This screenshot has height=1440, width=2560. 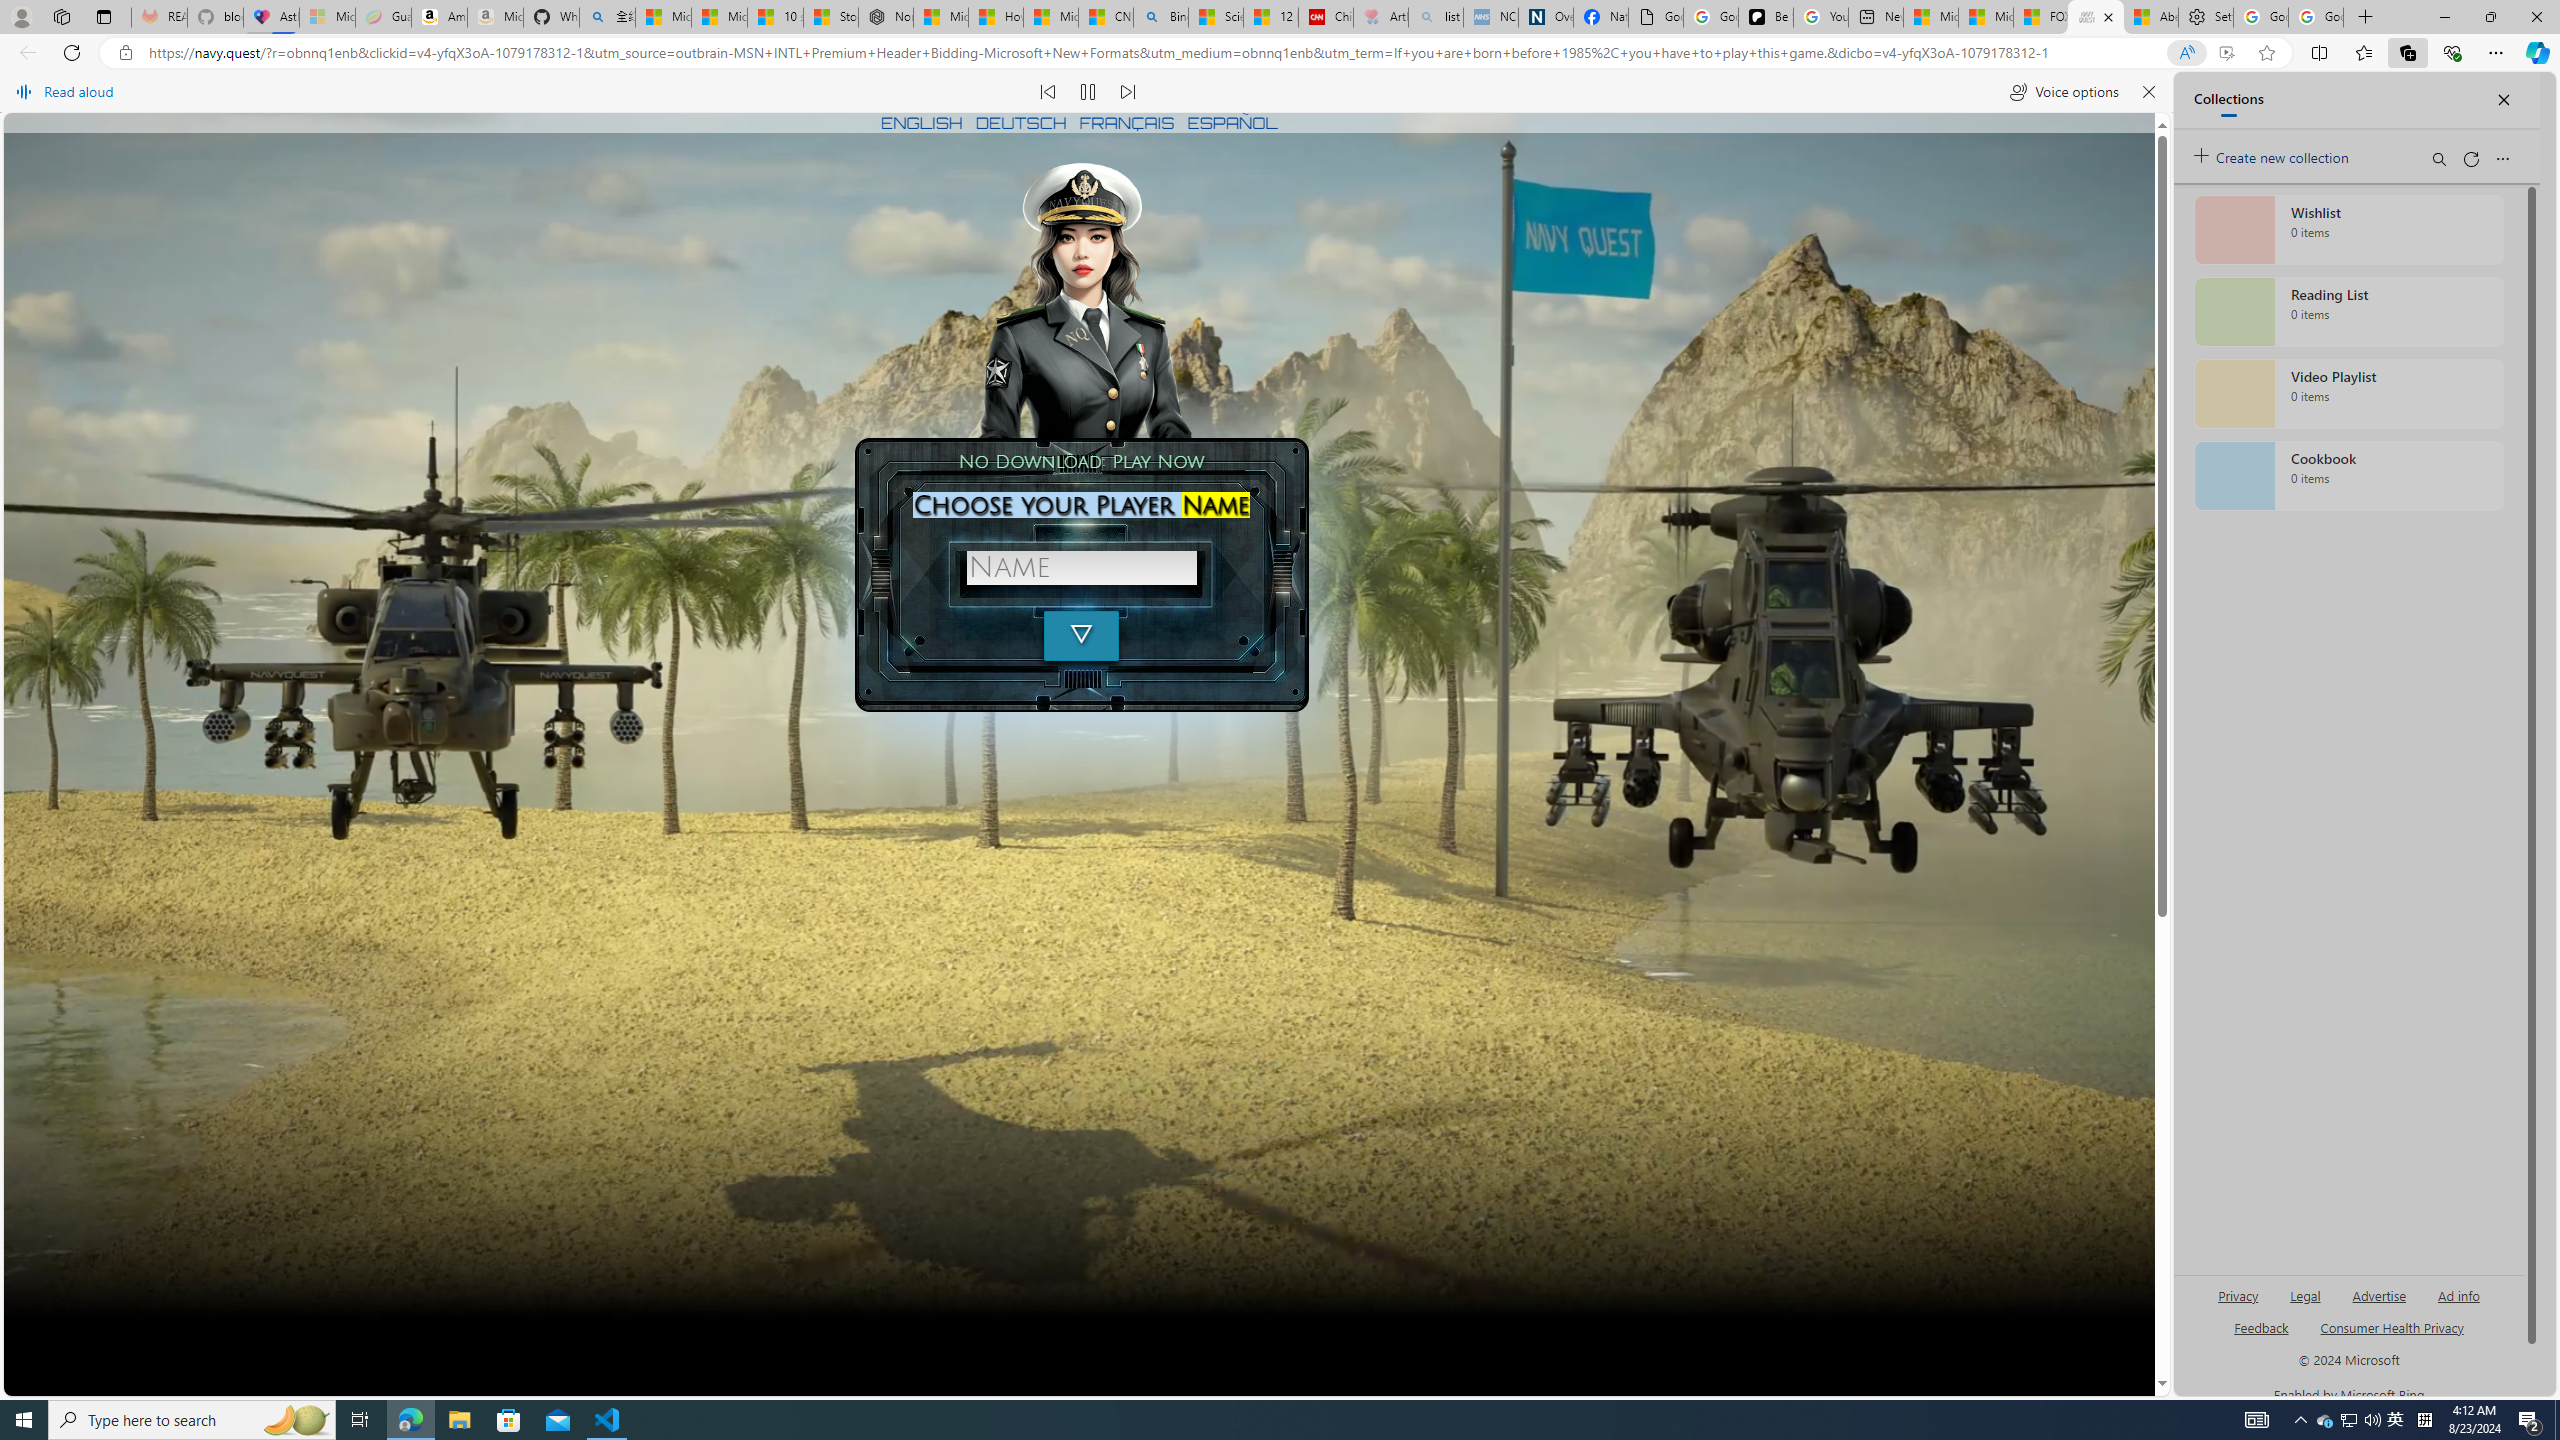 I want to click on 'Favorites', so click(x=2364, y=51).